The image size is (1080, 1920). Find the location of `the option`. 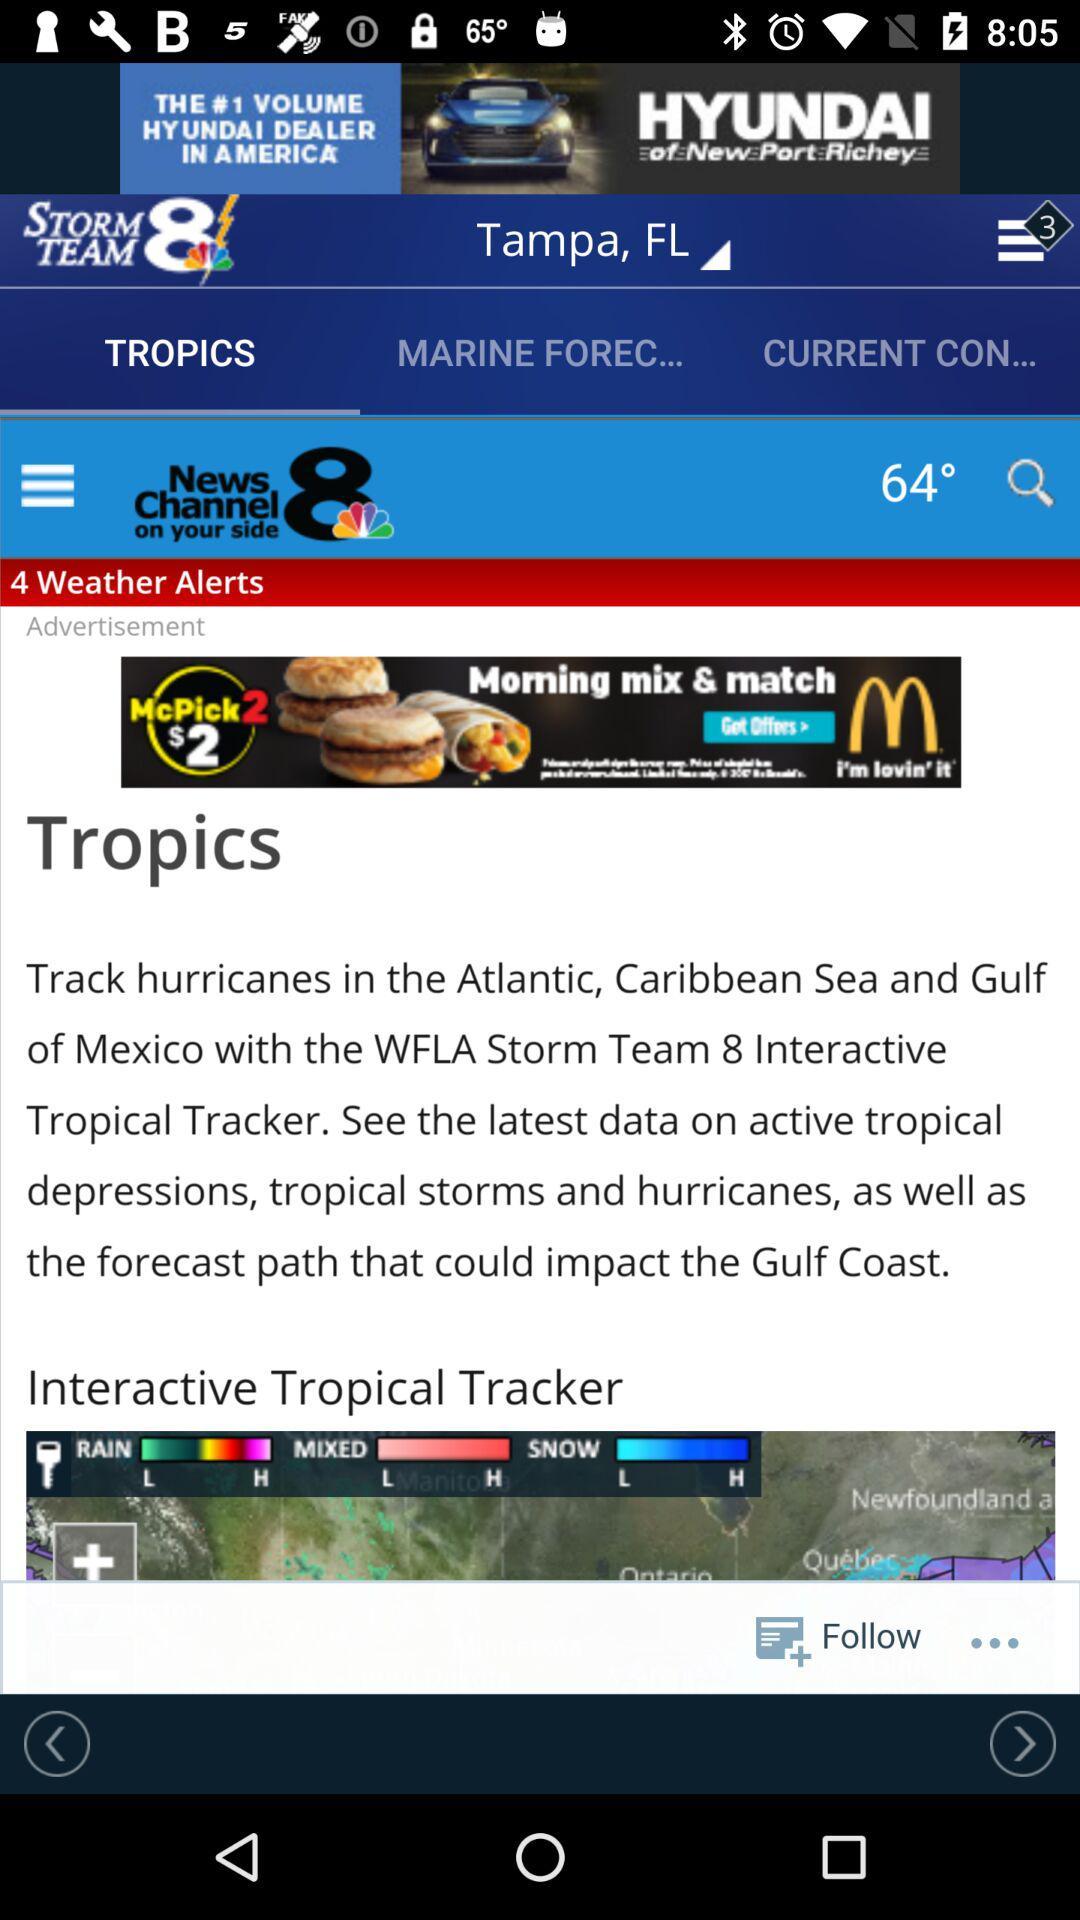

the option is located at coordinates (131, 240).